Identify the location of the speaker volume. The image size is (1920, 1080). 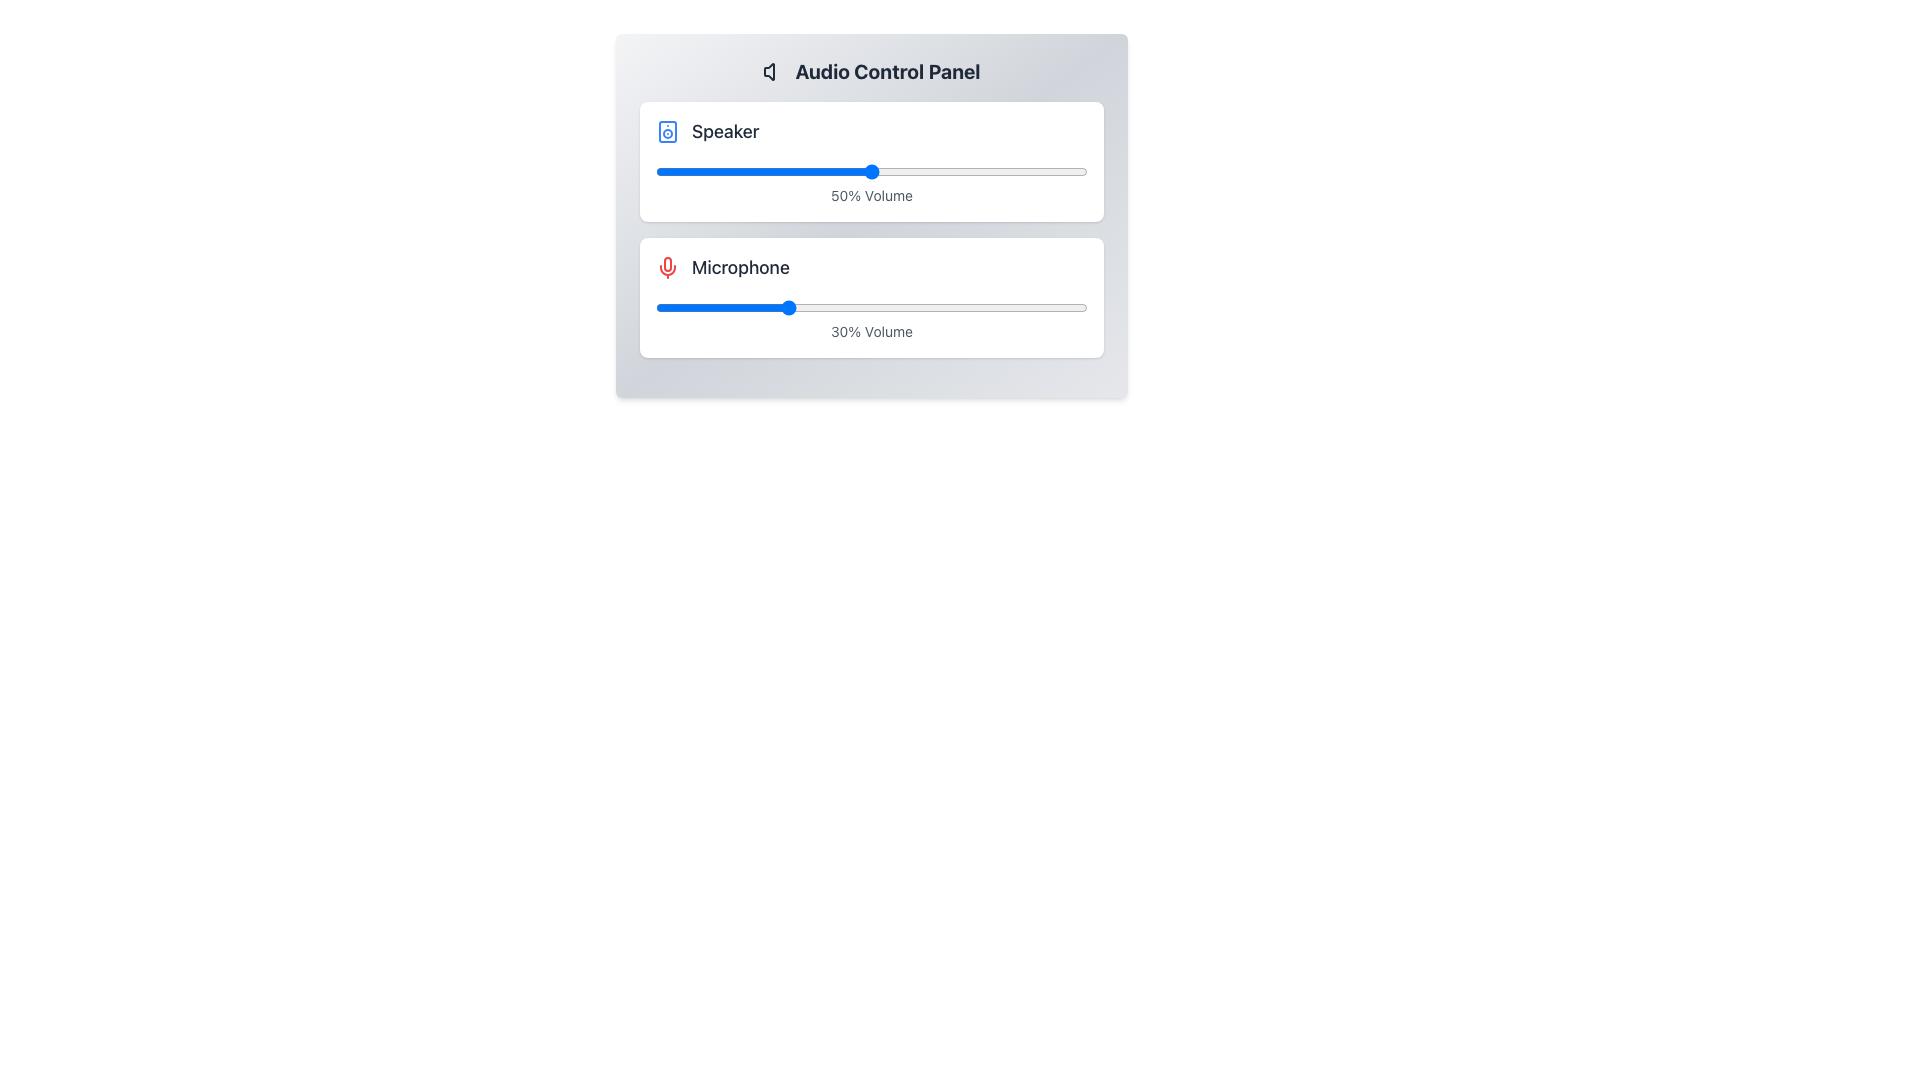
(931, 171).